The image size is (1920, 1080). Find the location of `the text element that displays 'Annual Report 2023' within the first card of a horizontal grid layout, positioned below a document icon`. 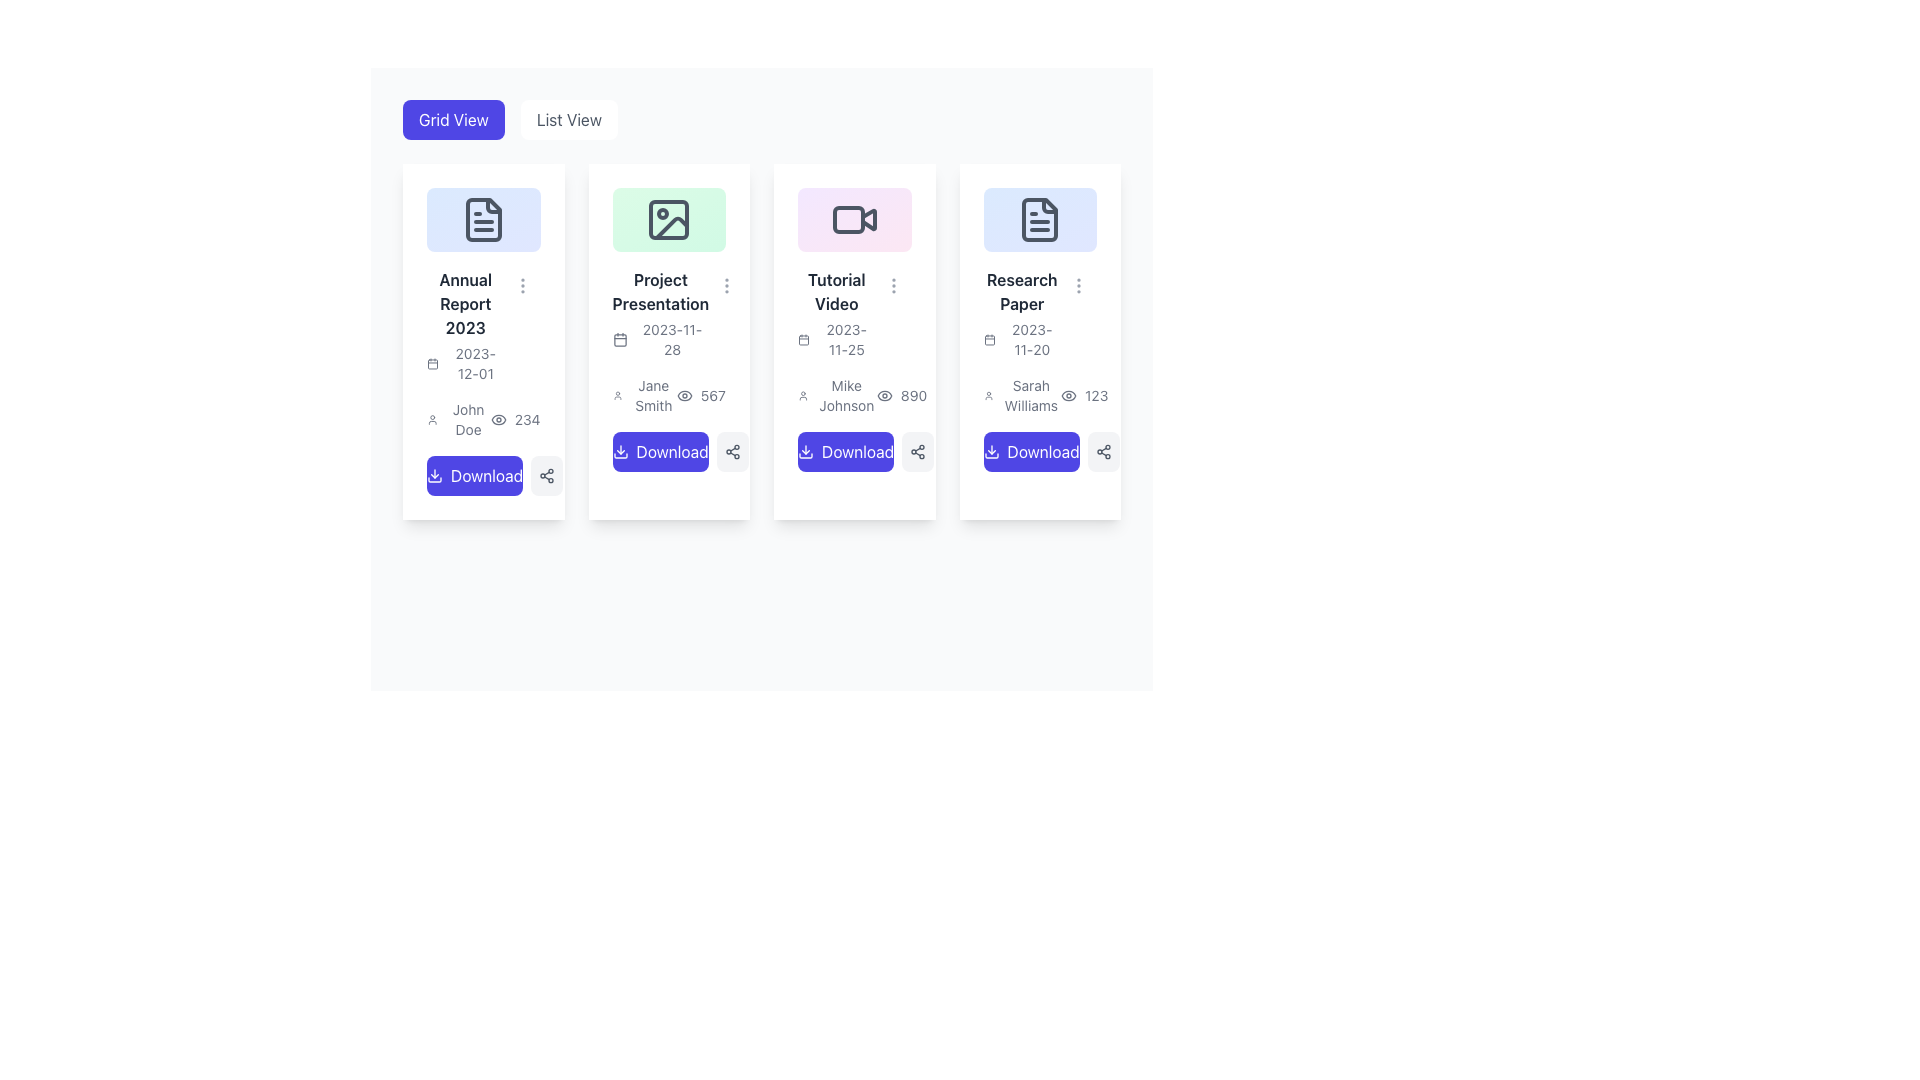

the text element that displays 'Annual Report 2023' within the first card of a horizontal grid layout, positioned below a document icon is located at coordinates (464, 324).